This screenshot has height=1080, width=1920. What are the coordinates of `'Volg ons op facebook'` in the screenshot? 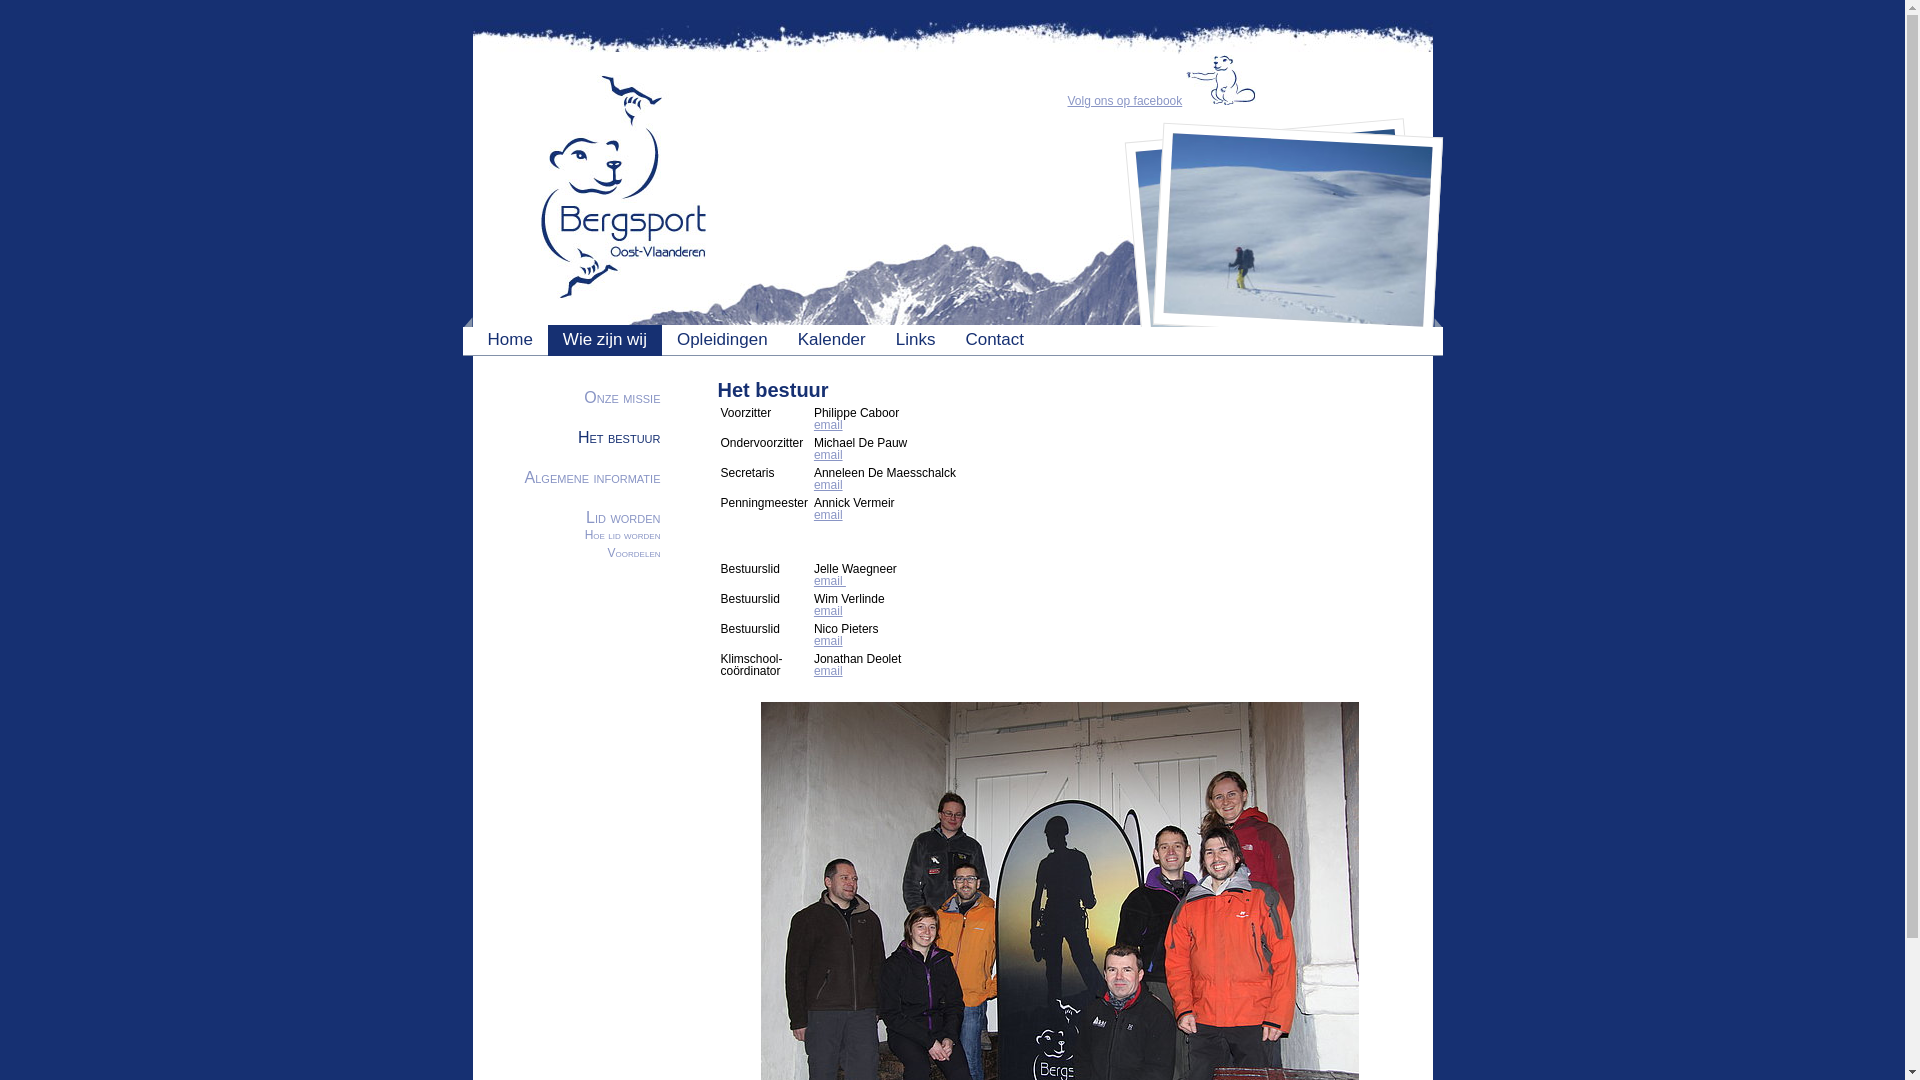 It's located at (1125, 100).